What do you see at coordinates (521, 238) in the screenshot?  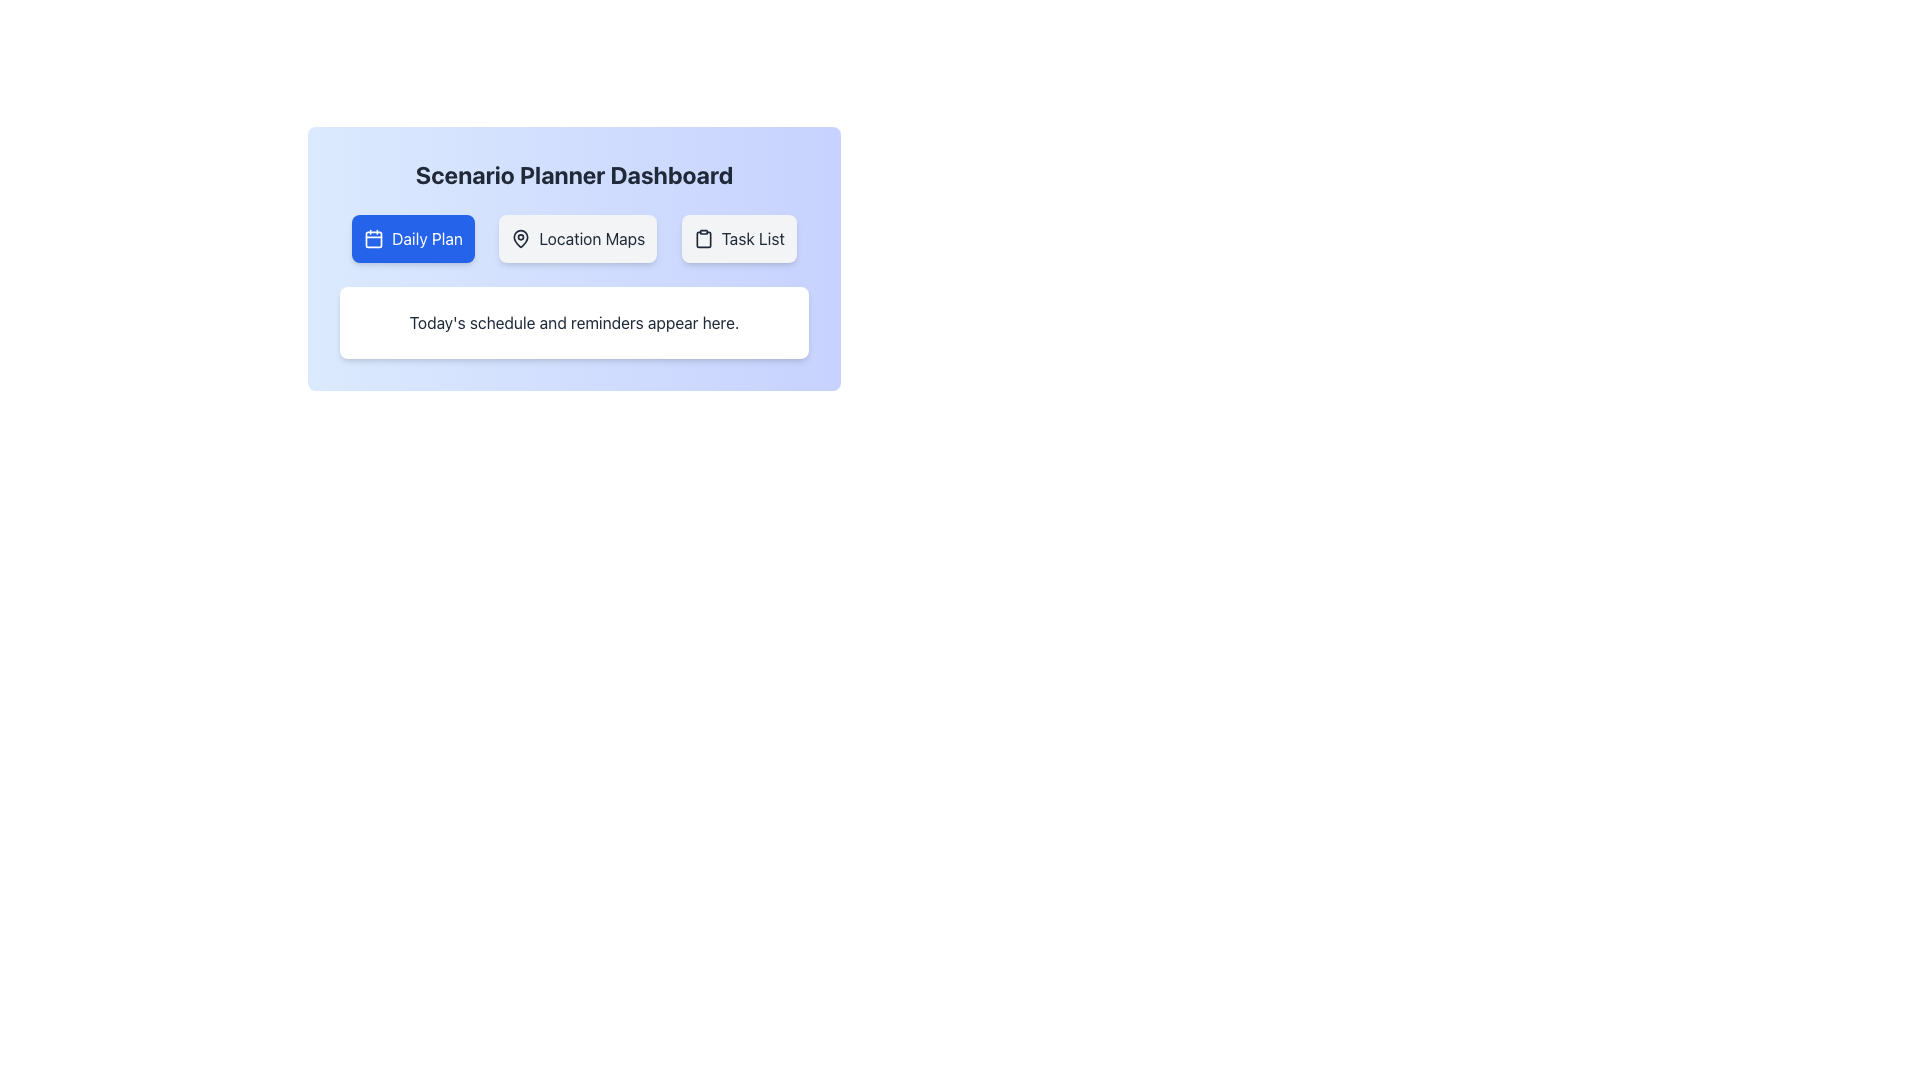 I see `the map pin icon located within the 'Location Maps' button, which is the middle button in a group of three buttons on the dashboard` at bounding box center [521, 238].